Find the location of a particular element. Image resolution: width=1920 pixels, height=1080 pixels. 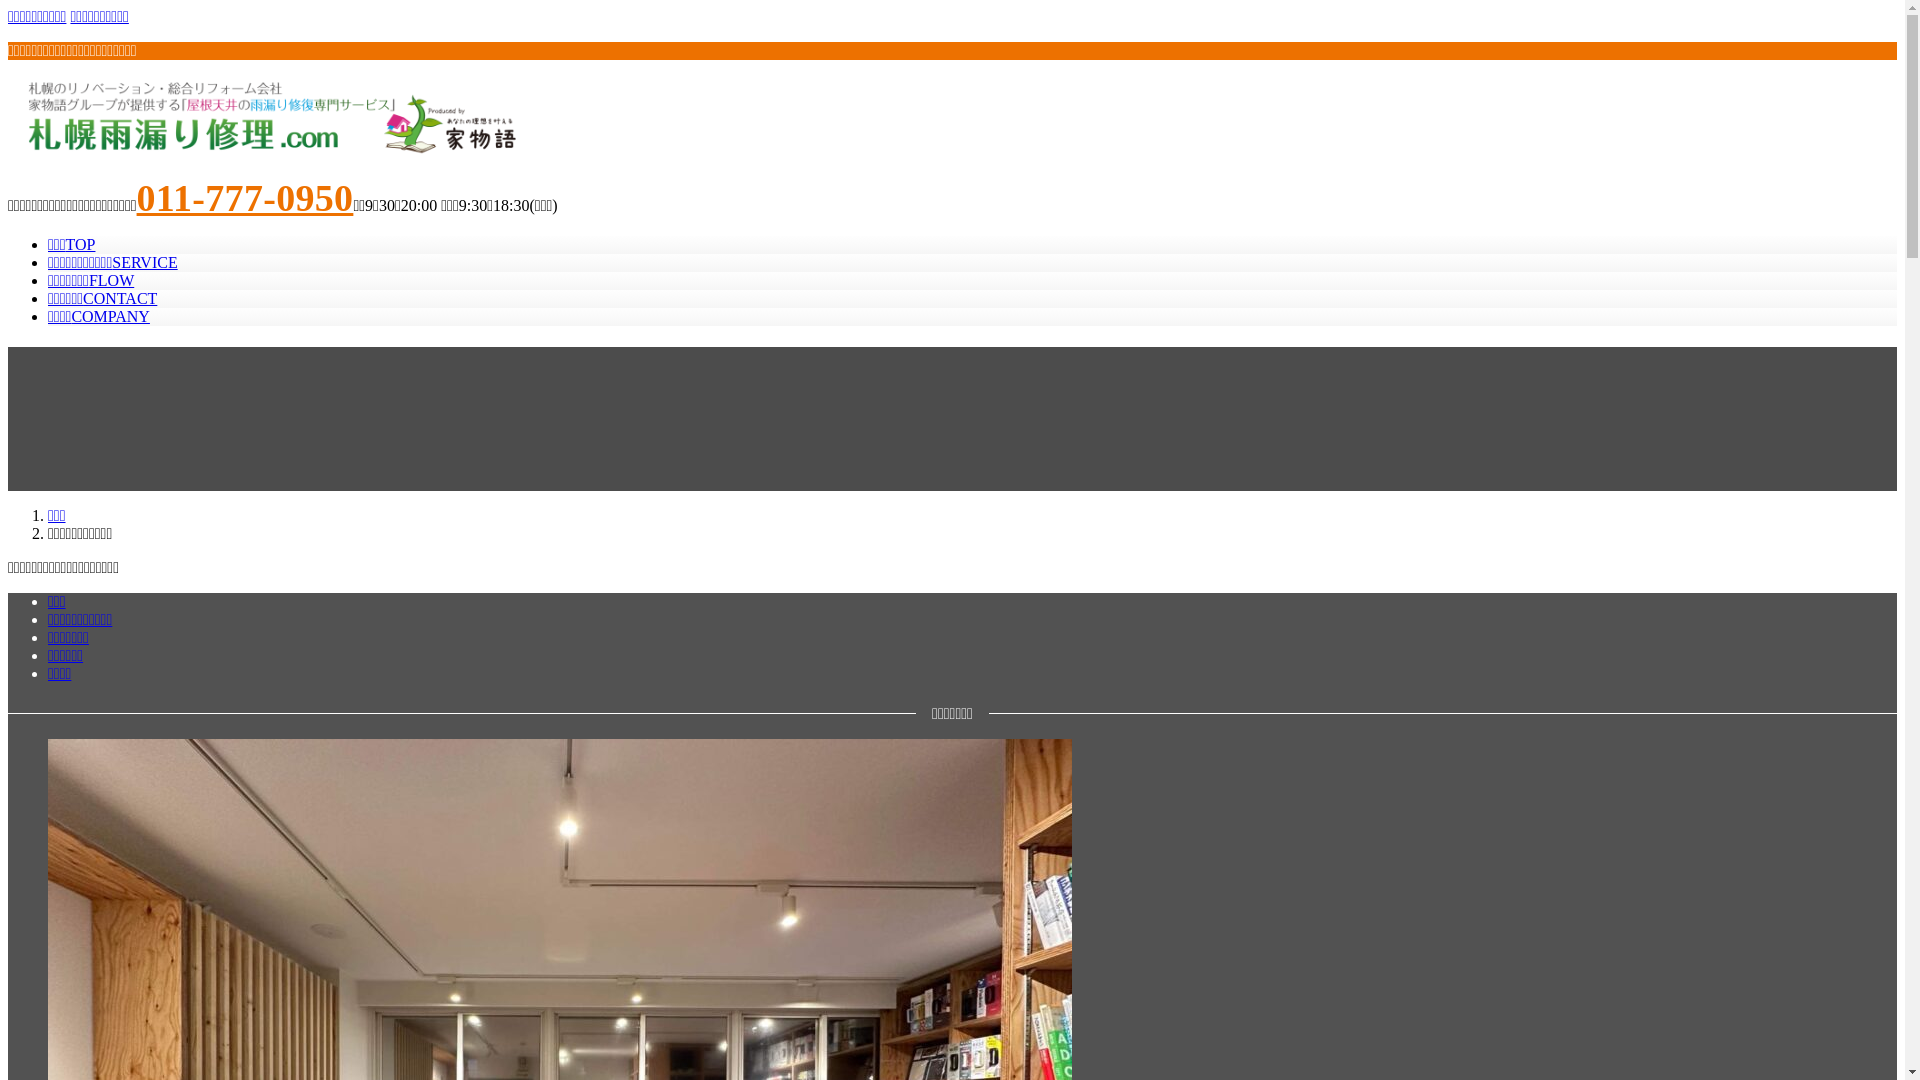

'011-777-0950' is located at coordinates (244, 197).